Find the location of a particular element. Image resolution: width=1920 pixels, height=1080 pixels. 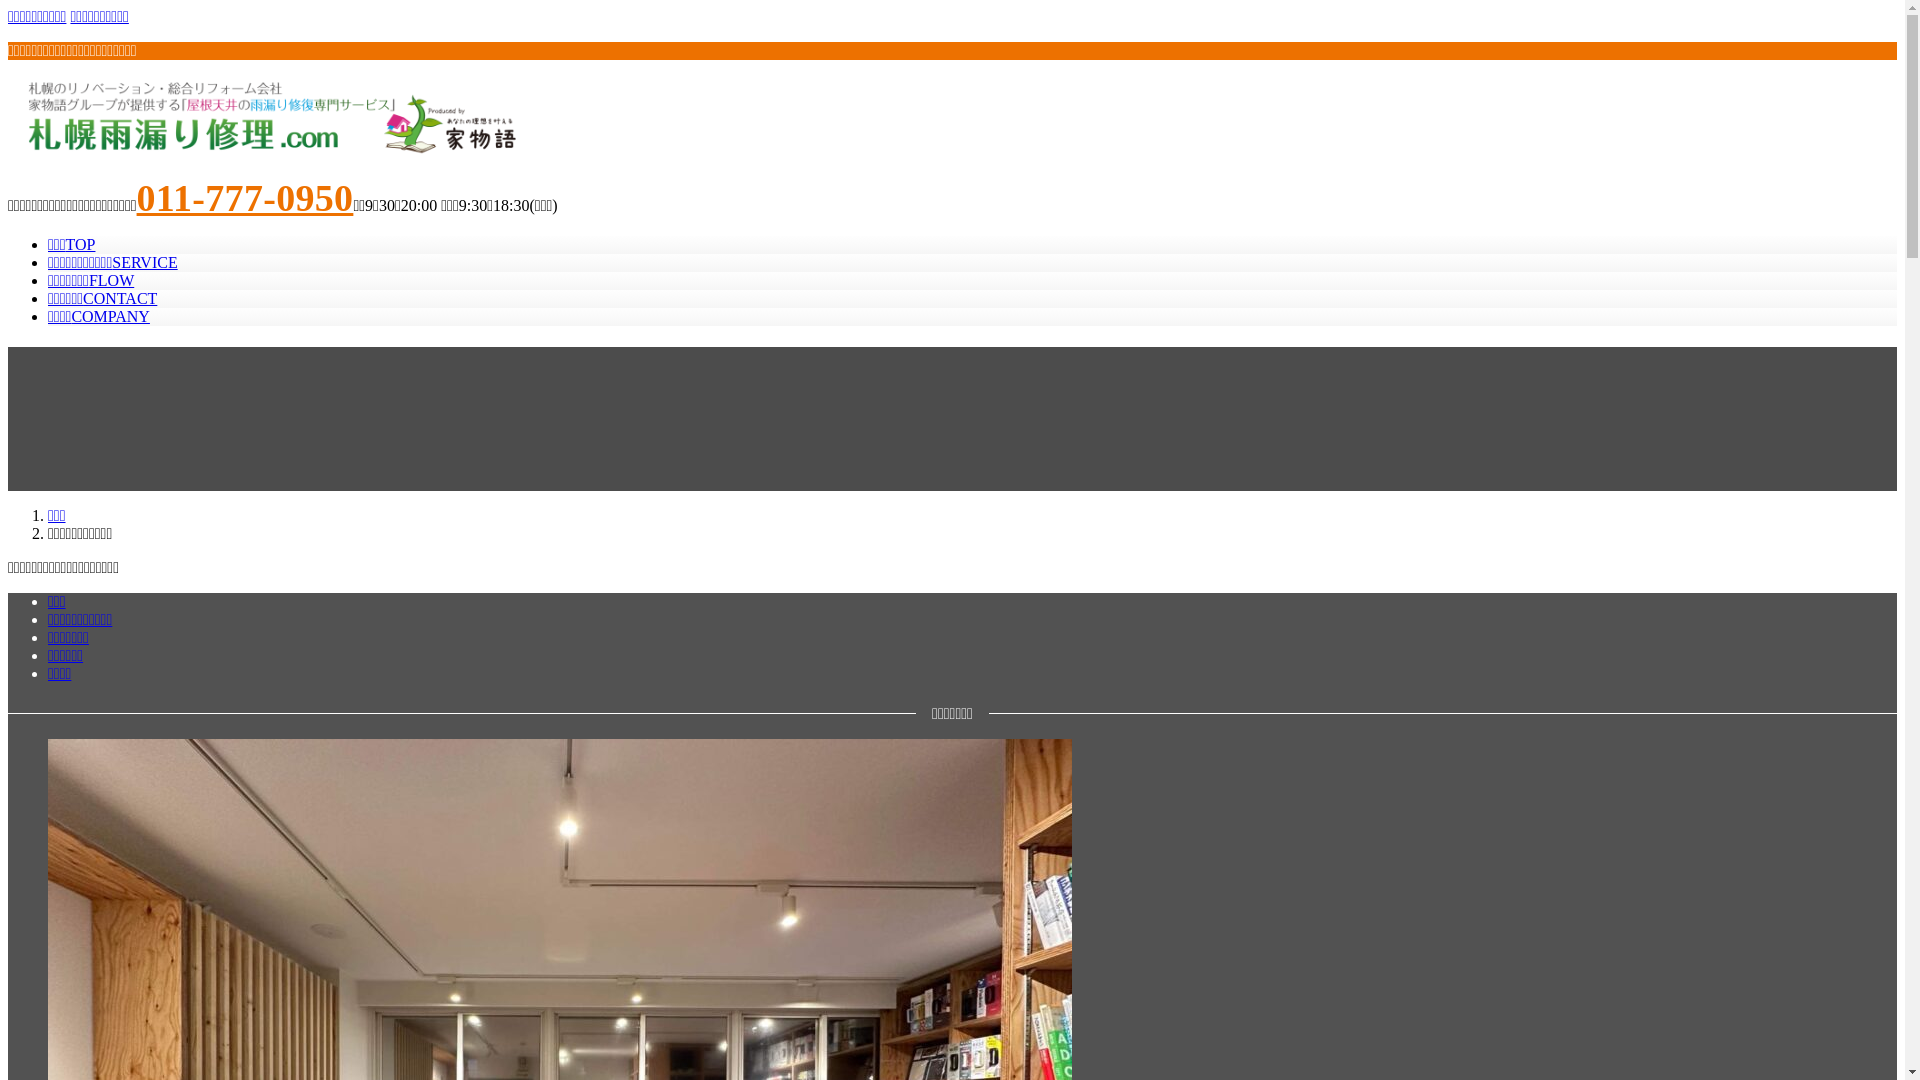

'011-777-0950' is located at coordinates (244, 197).